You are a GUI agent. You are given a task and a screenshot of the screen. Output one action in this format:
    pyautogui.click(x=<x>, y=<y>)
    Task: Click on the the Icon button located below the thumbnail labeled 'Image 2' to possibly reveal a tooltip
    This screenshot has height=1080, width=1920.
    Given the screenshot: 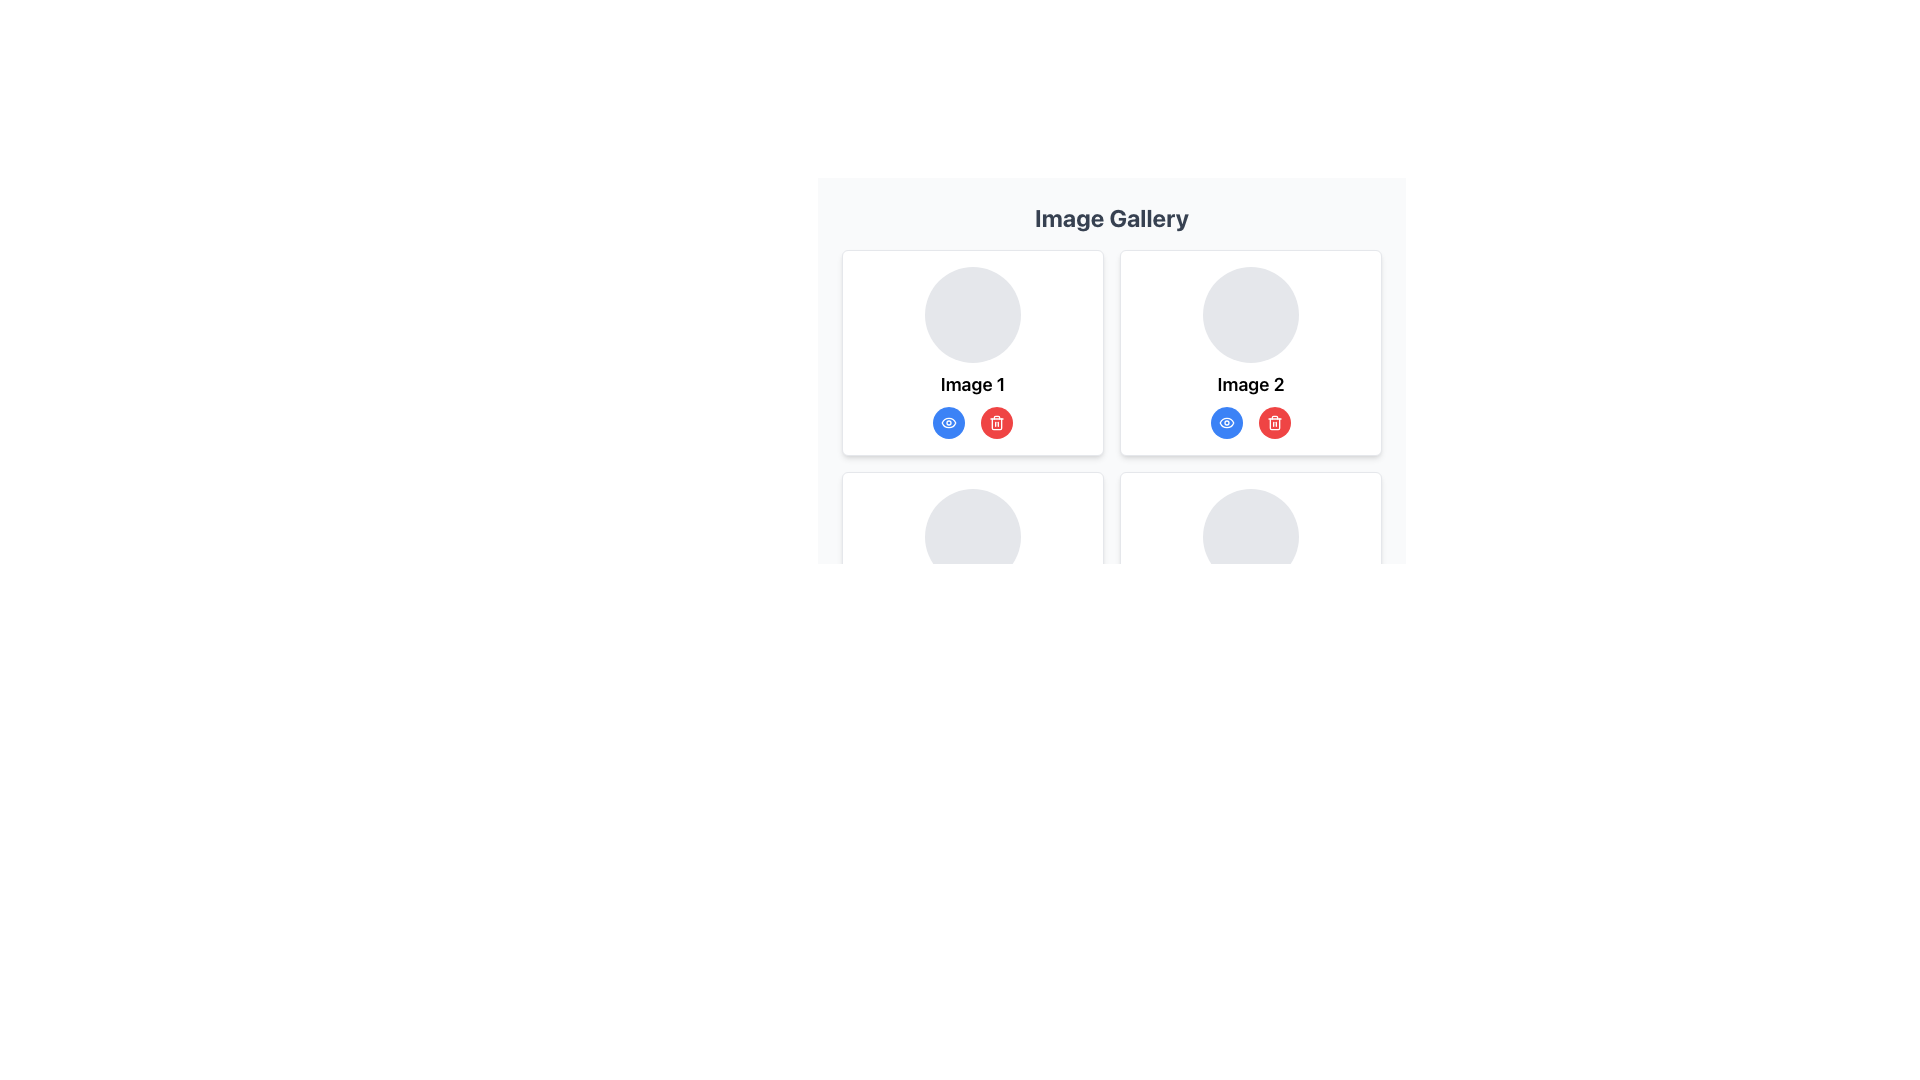 What is the action you would take?
    pyautogui.click(x=997, y=422)
    